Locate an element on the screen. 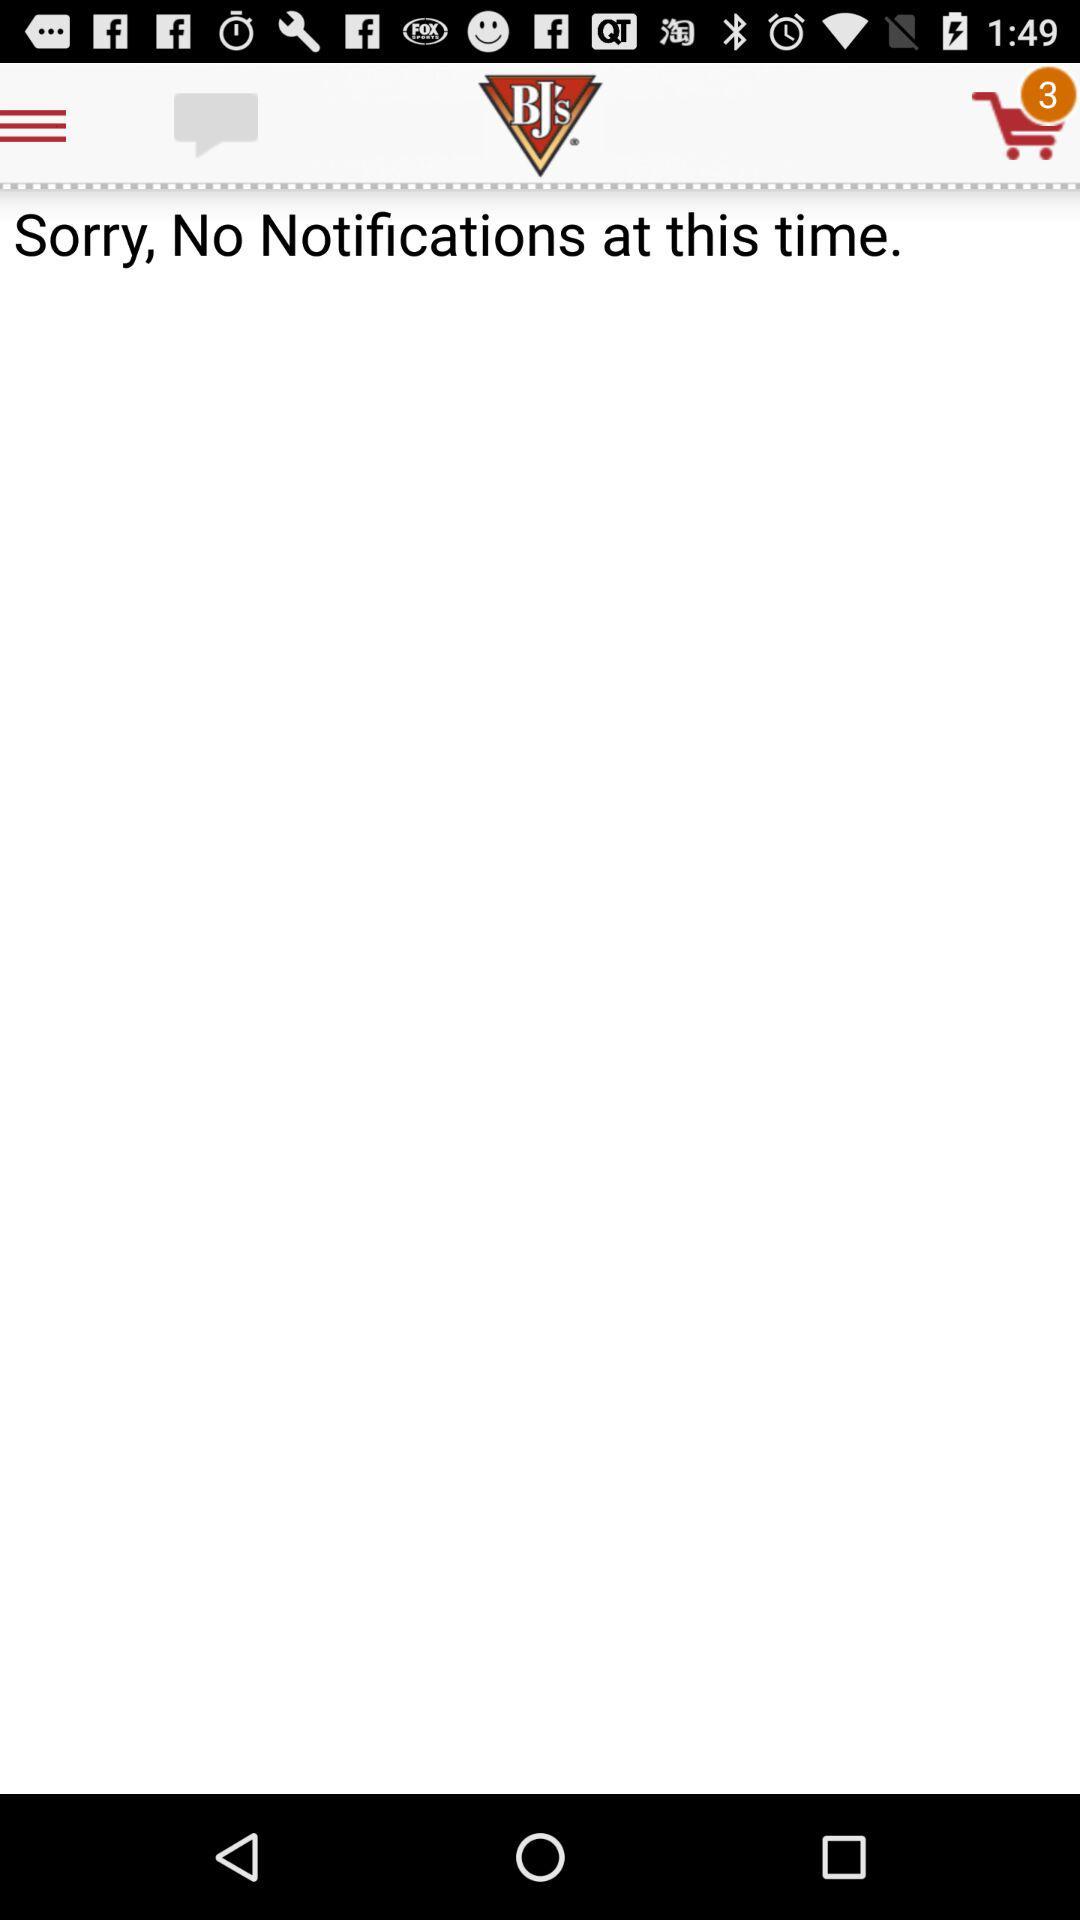 The height and width of the screenshot is (1920, 1080). text chat is located at coordinates (218, 124).